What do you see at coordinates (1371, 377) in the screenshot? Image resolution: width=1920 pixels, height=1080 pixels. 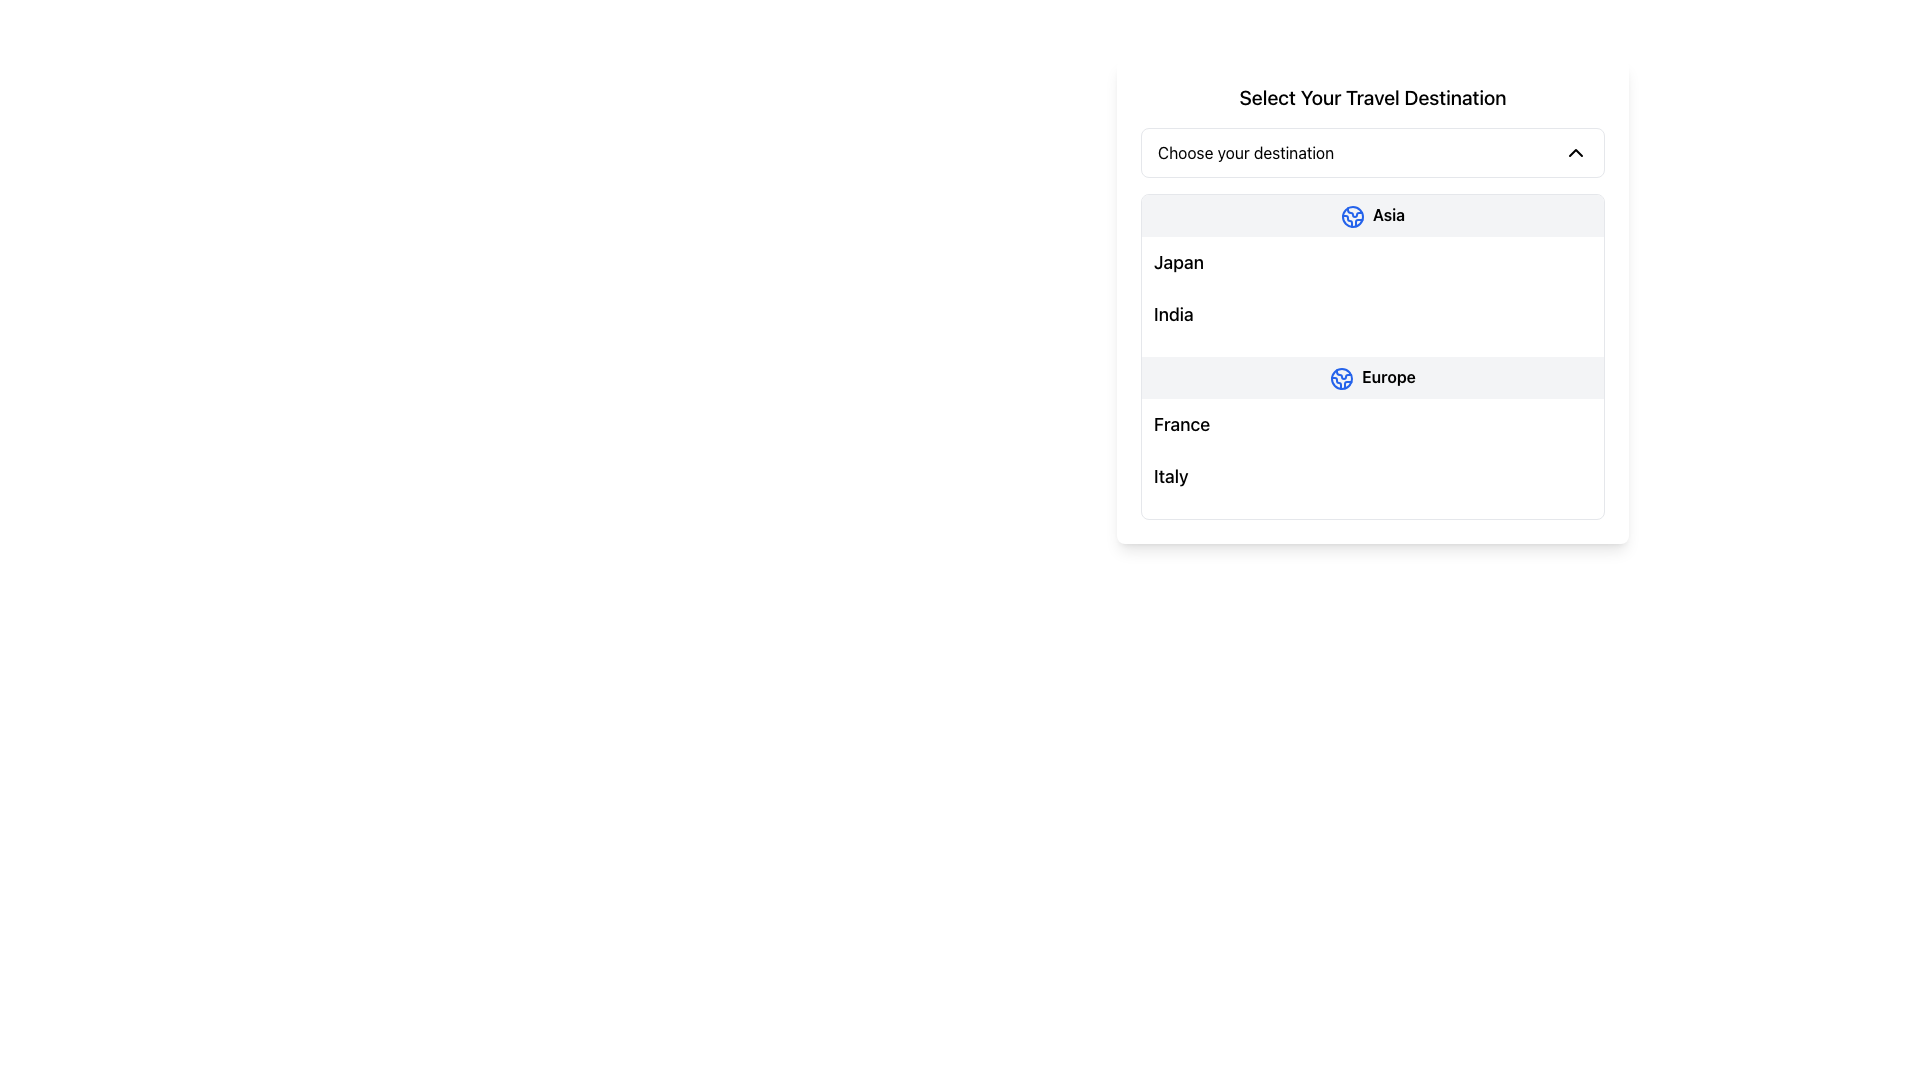 I see `the 'Europe' label, which is the third option in the vertical list of destinations under 'Choose Your Destination', styled with a light gray background and bold text, accompanied by a blue globe icon` at bounding box center [1371, 377].